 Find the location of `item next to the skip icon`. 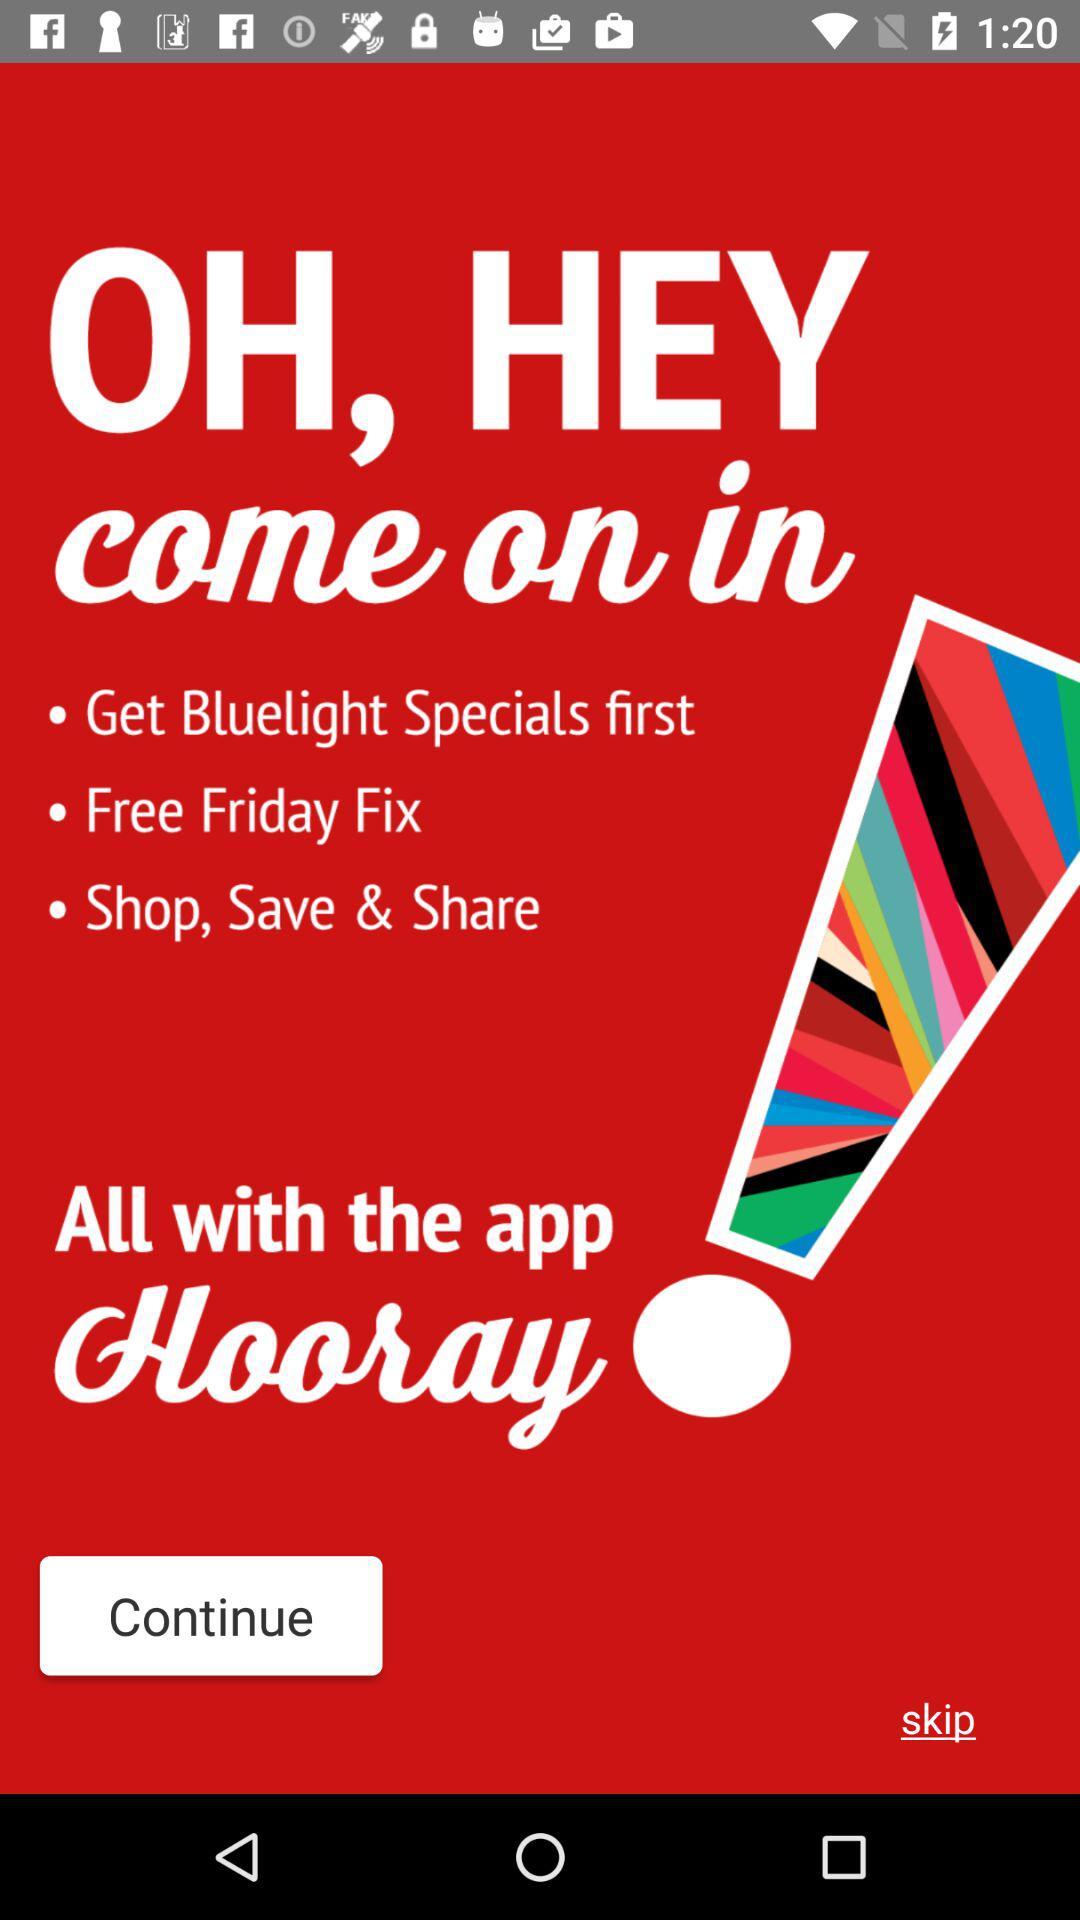

item next to the skip icon is located at coordinates (211, 1615).